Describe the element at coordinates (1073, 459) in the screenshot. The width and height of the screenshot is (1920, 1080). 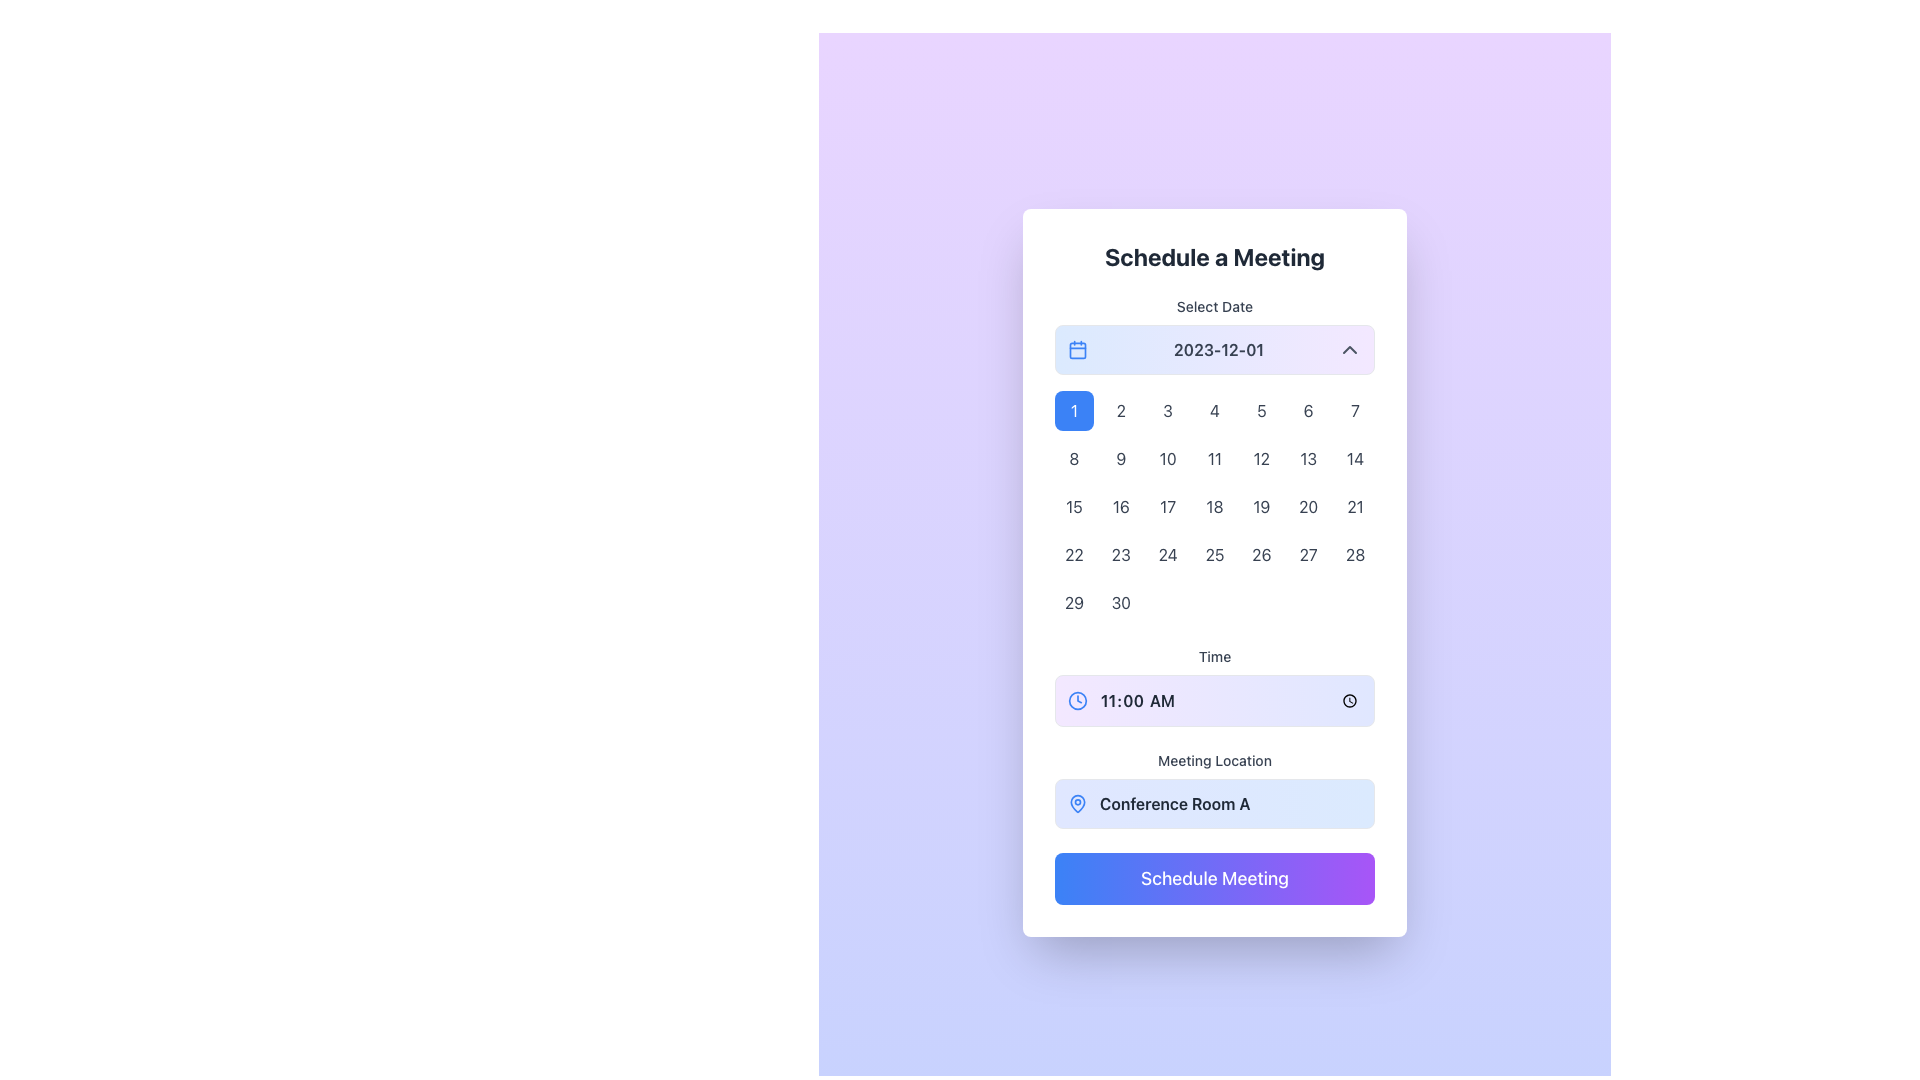
I see `the button representing the selectable day in the calendar interface located in the second row, below the number '1'` at that location.